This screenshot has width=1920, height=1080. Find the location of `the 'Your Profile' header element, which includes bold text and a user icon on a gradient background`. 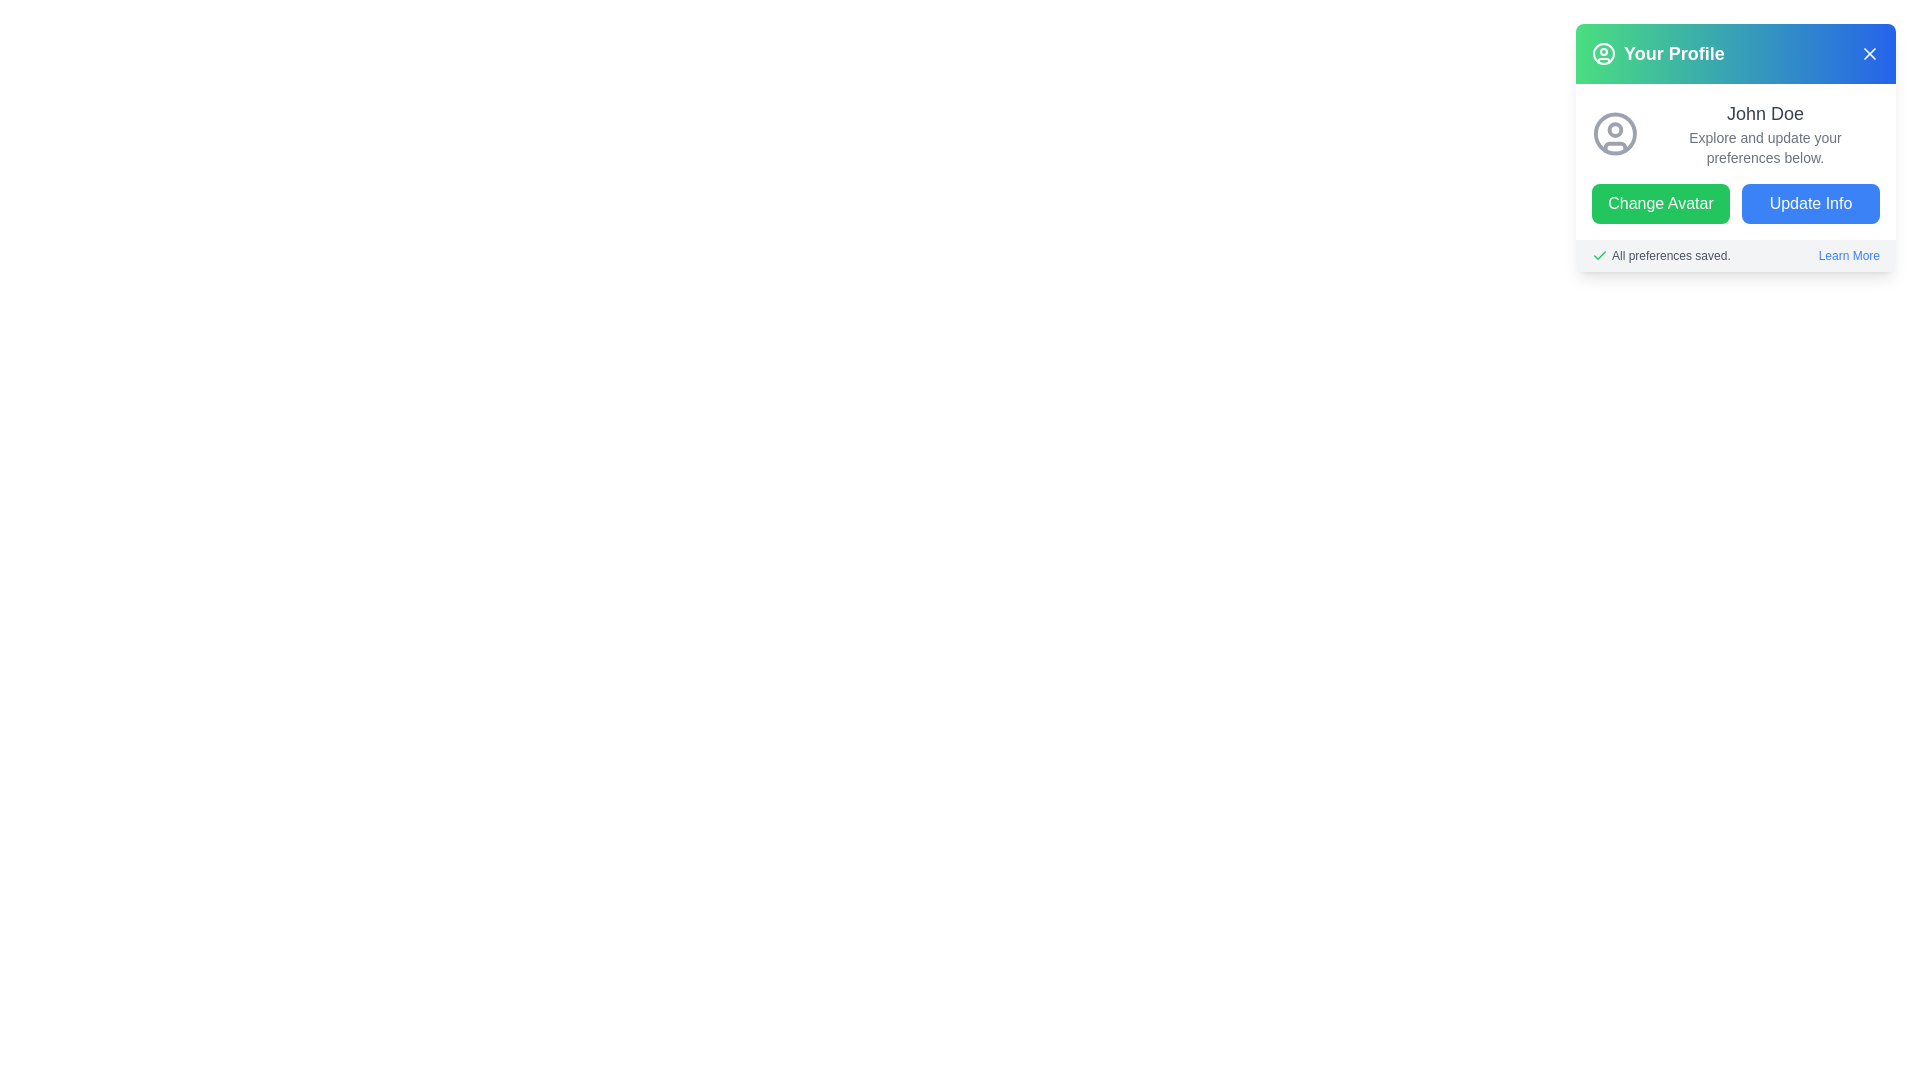

the 'Your Profile' header element, which includes bold text and a user icon on a gradient background is located at coordinates (1658, 53).